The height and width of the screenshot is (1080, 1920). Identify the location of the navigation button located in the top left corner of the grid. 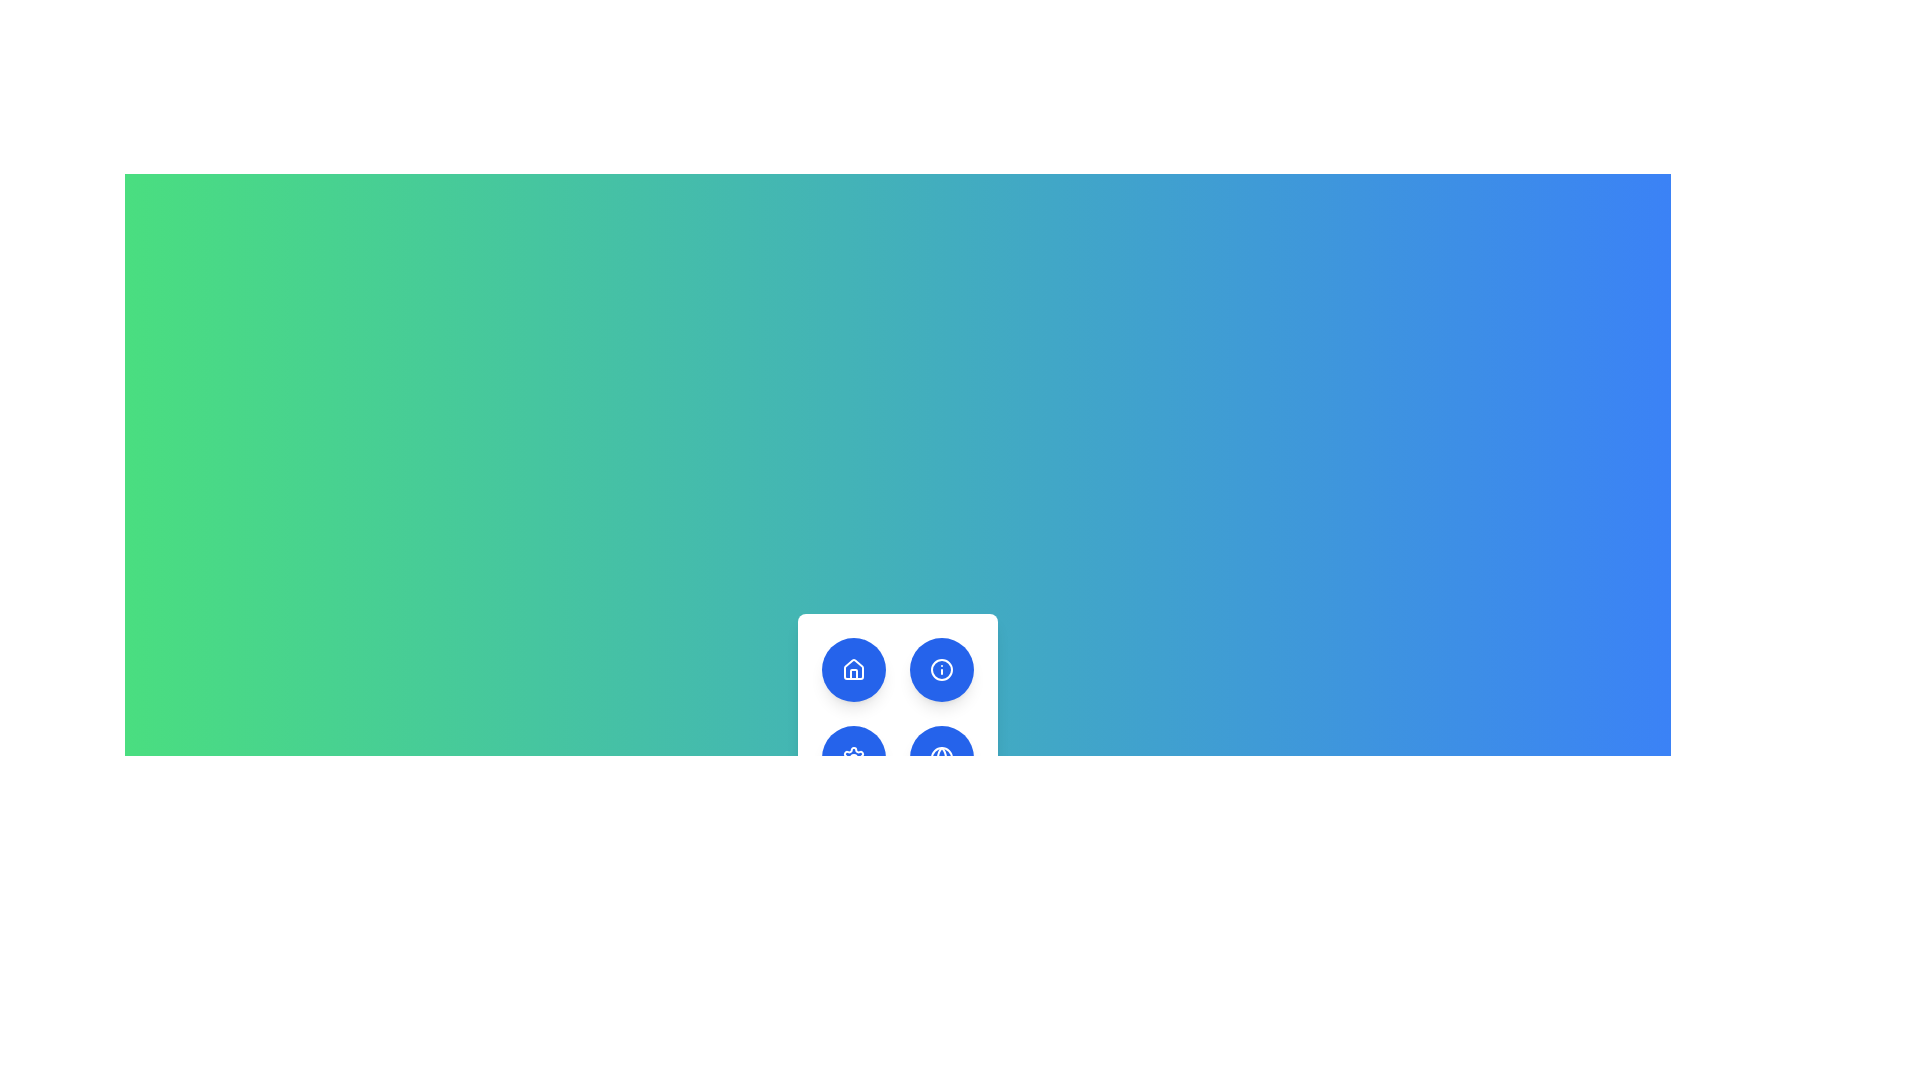
(854, 670).